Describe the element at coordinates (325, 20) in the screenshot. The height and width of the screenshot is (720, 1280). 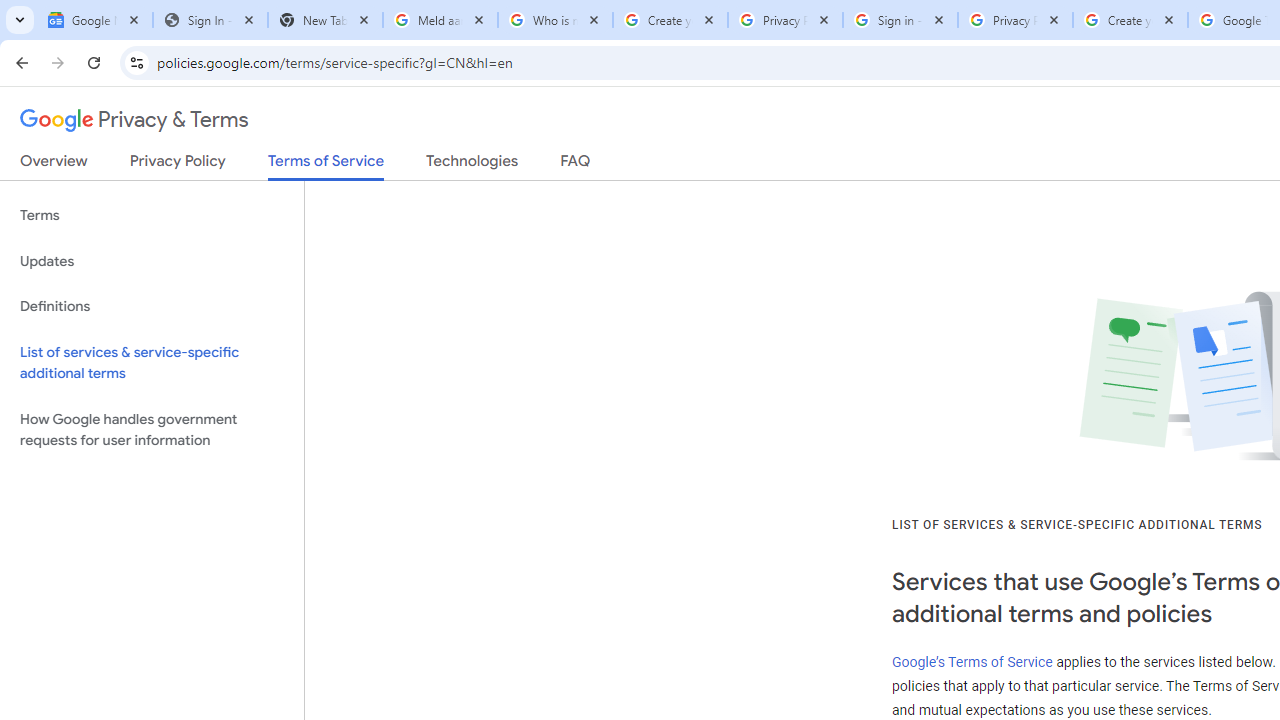
I see `'New Tab'` at that location.